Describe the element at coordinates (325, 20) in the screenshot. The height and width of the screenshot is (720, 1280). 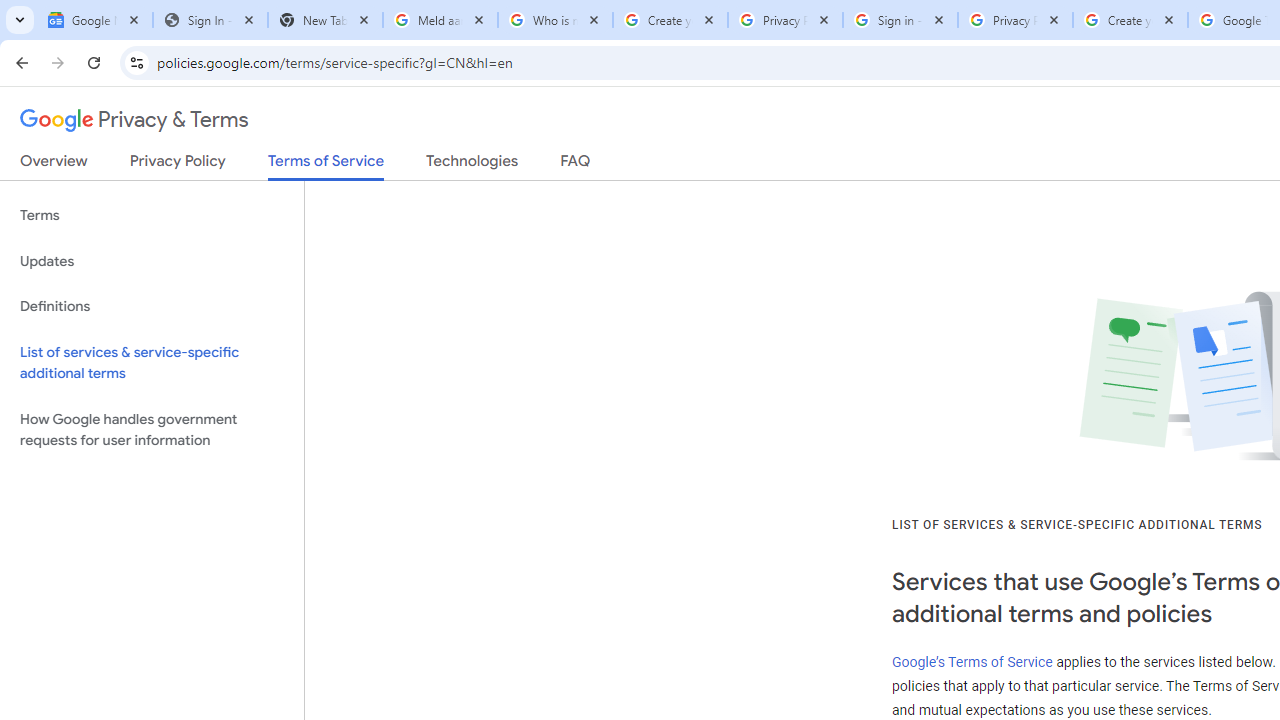
I see `'New Tab'` at that location.